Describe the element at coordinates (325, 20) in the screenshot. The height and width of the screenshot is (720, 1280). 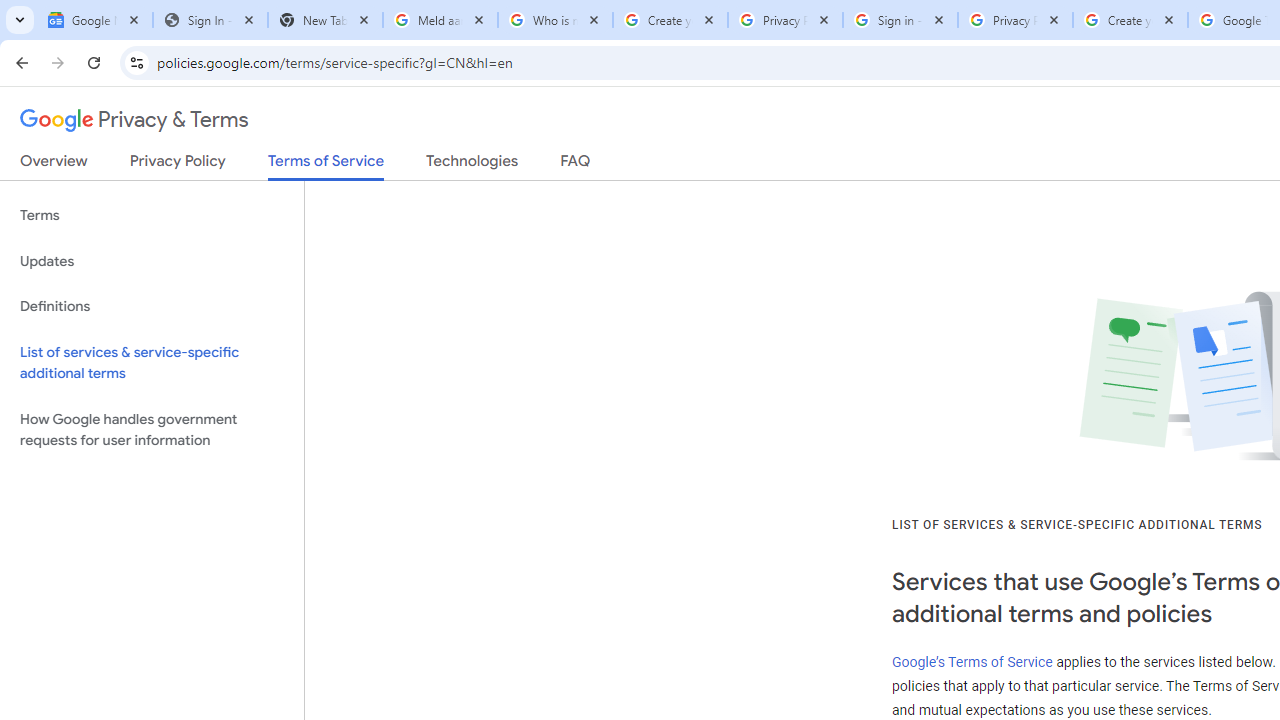
I see `'New Tab'` at that location.